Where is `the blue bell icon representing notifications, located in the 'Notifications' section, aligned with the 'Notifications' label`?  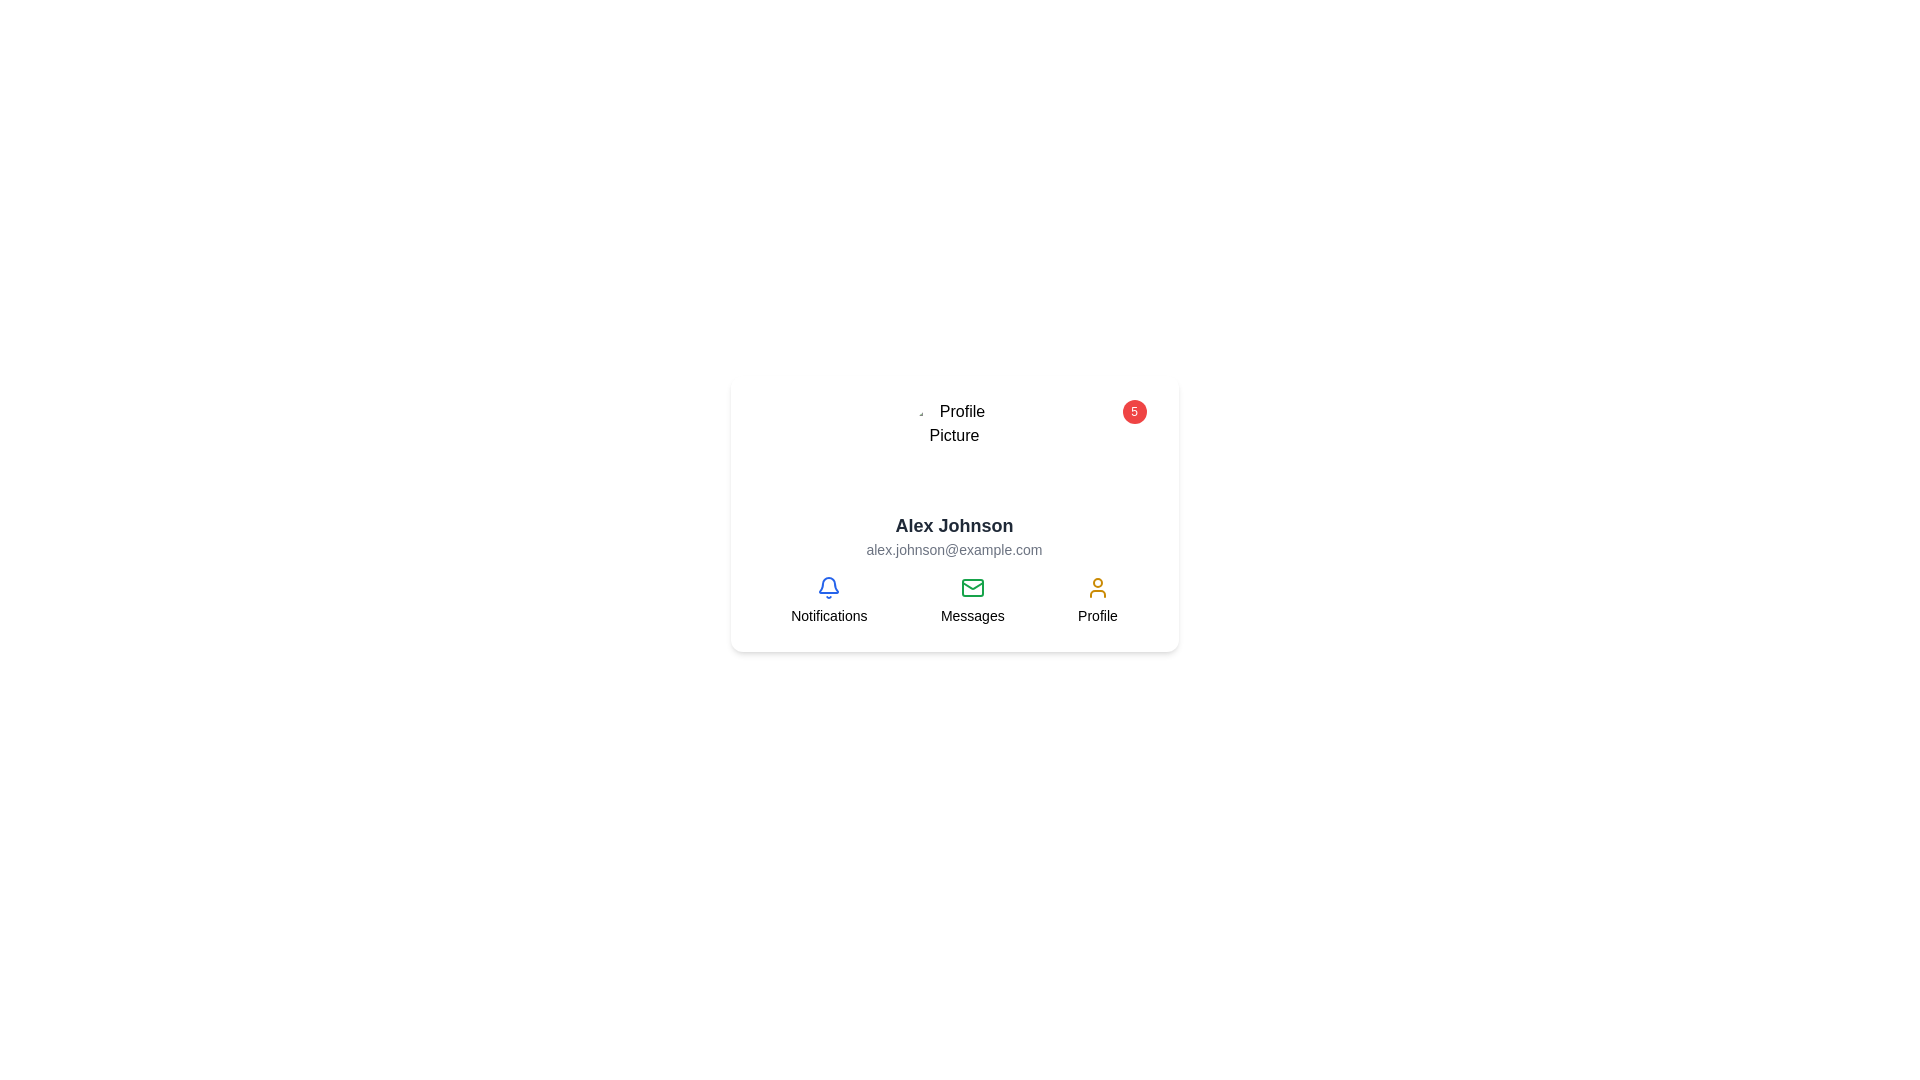
the blue bell icon representing notifications, located in the 'Notifications' section, aligned with the 'Notifications' label is located at coordinates (829, 586).